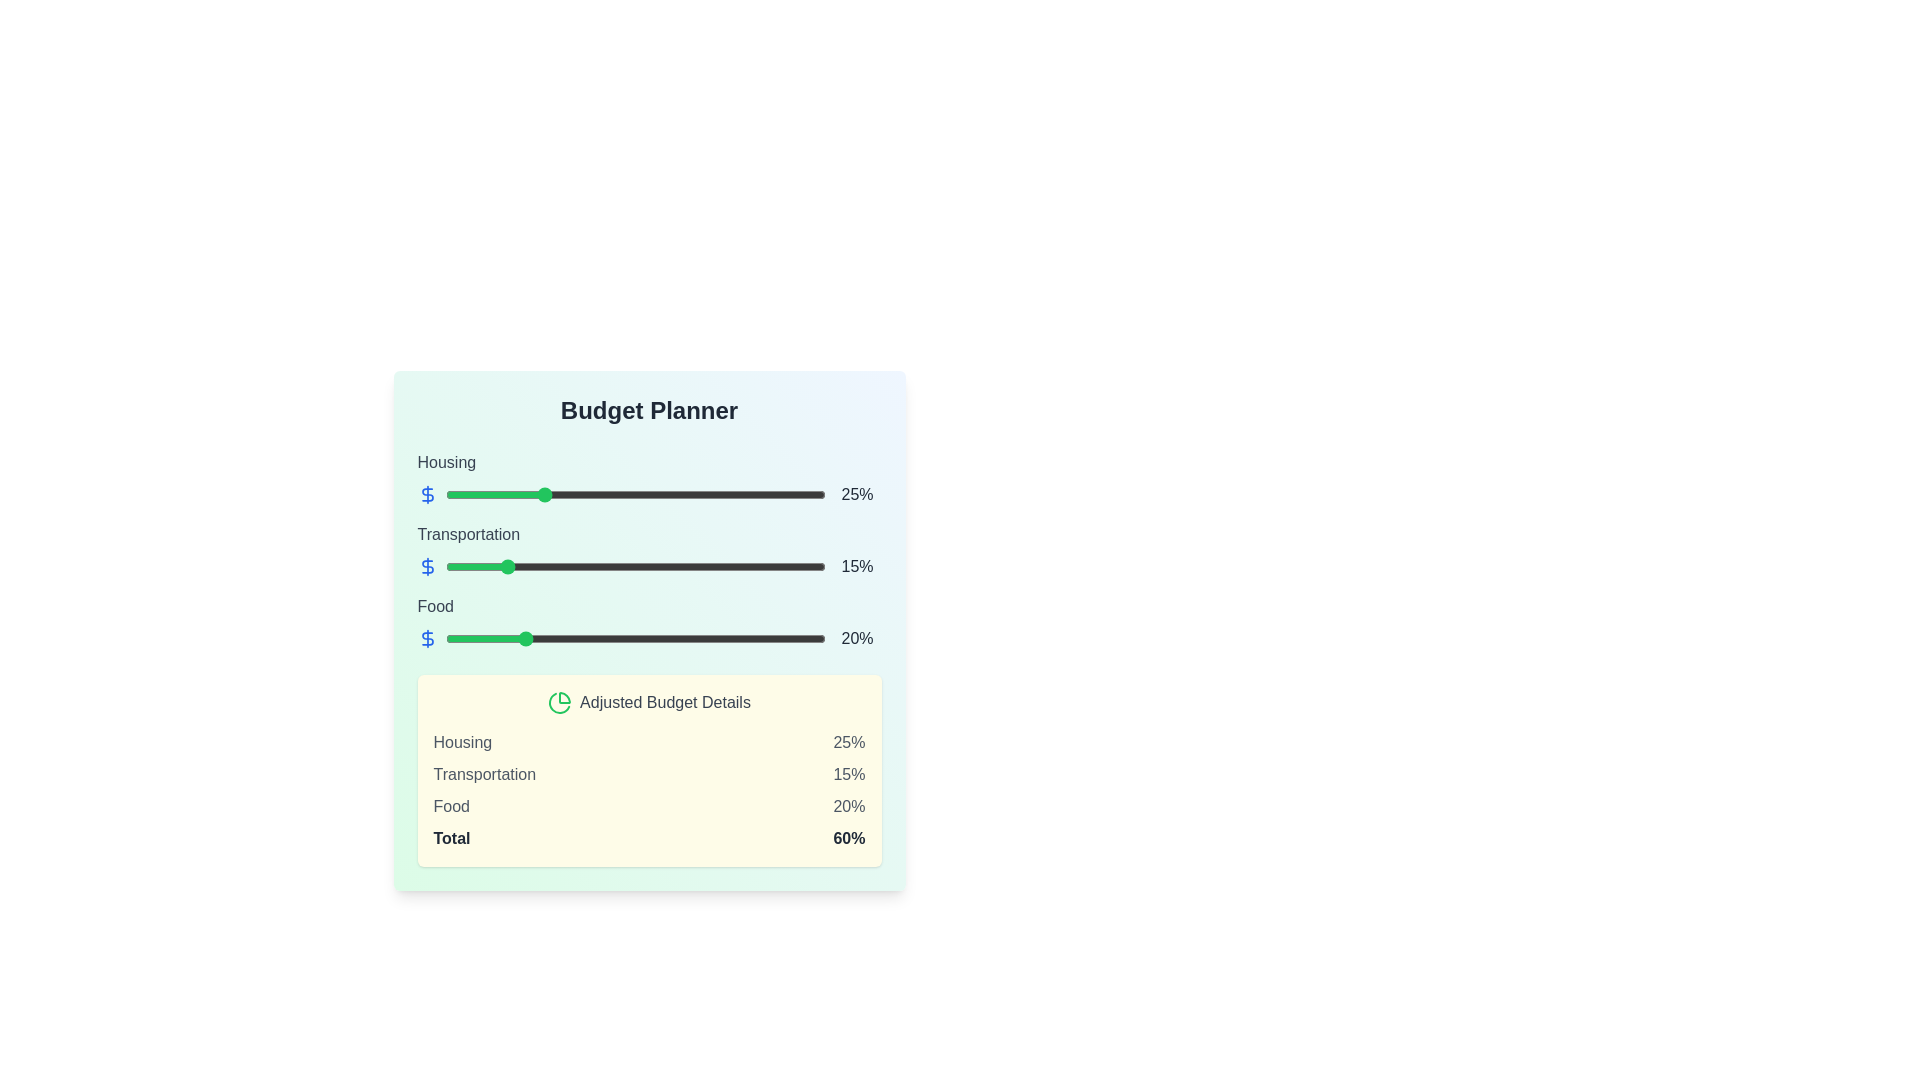 The height and width of the screenshot is (1080, 1920). I want to click on the 'Transportation' slider, so click(510, 567).